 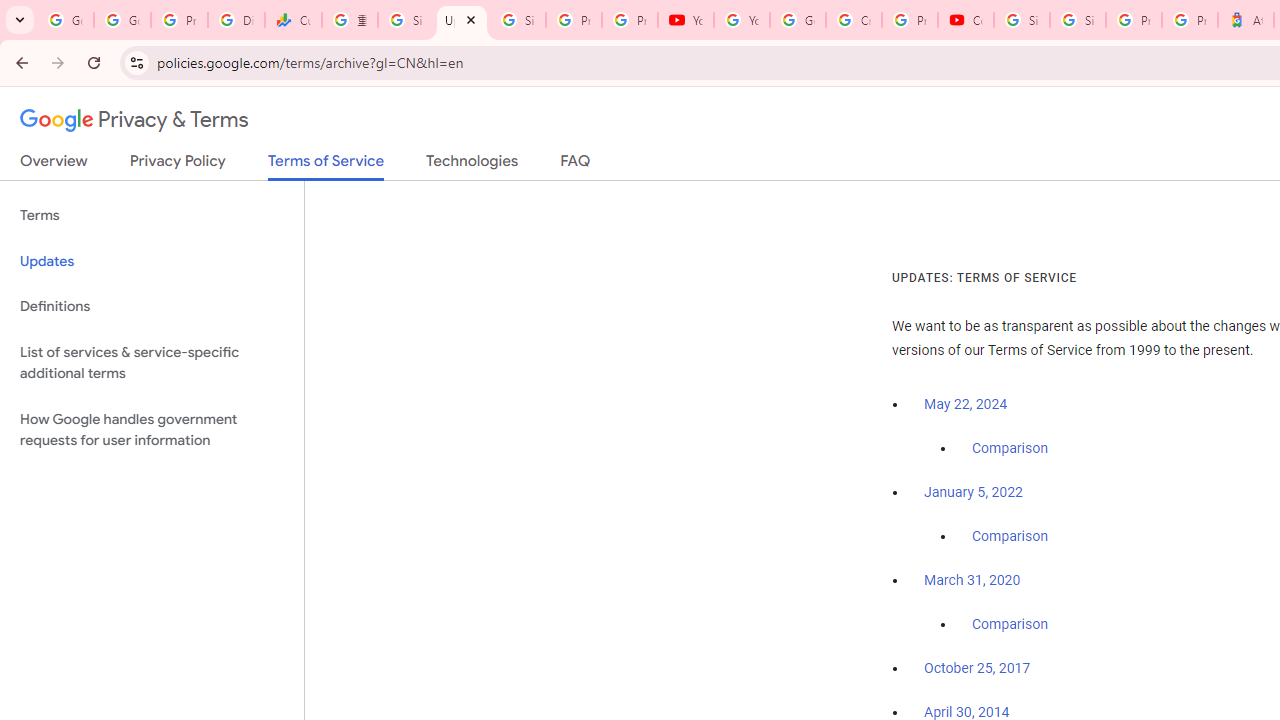 I want to click on 'Content Creator Programs & Opportunities - YouTube Creators', so click(x=966, y=20).